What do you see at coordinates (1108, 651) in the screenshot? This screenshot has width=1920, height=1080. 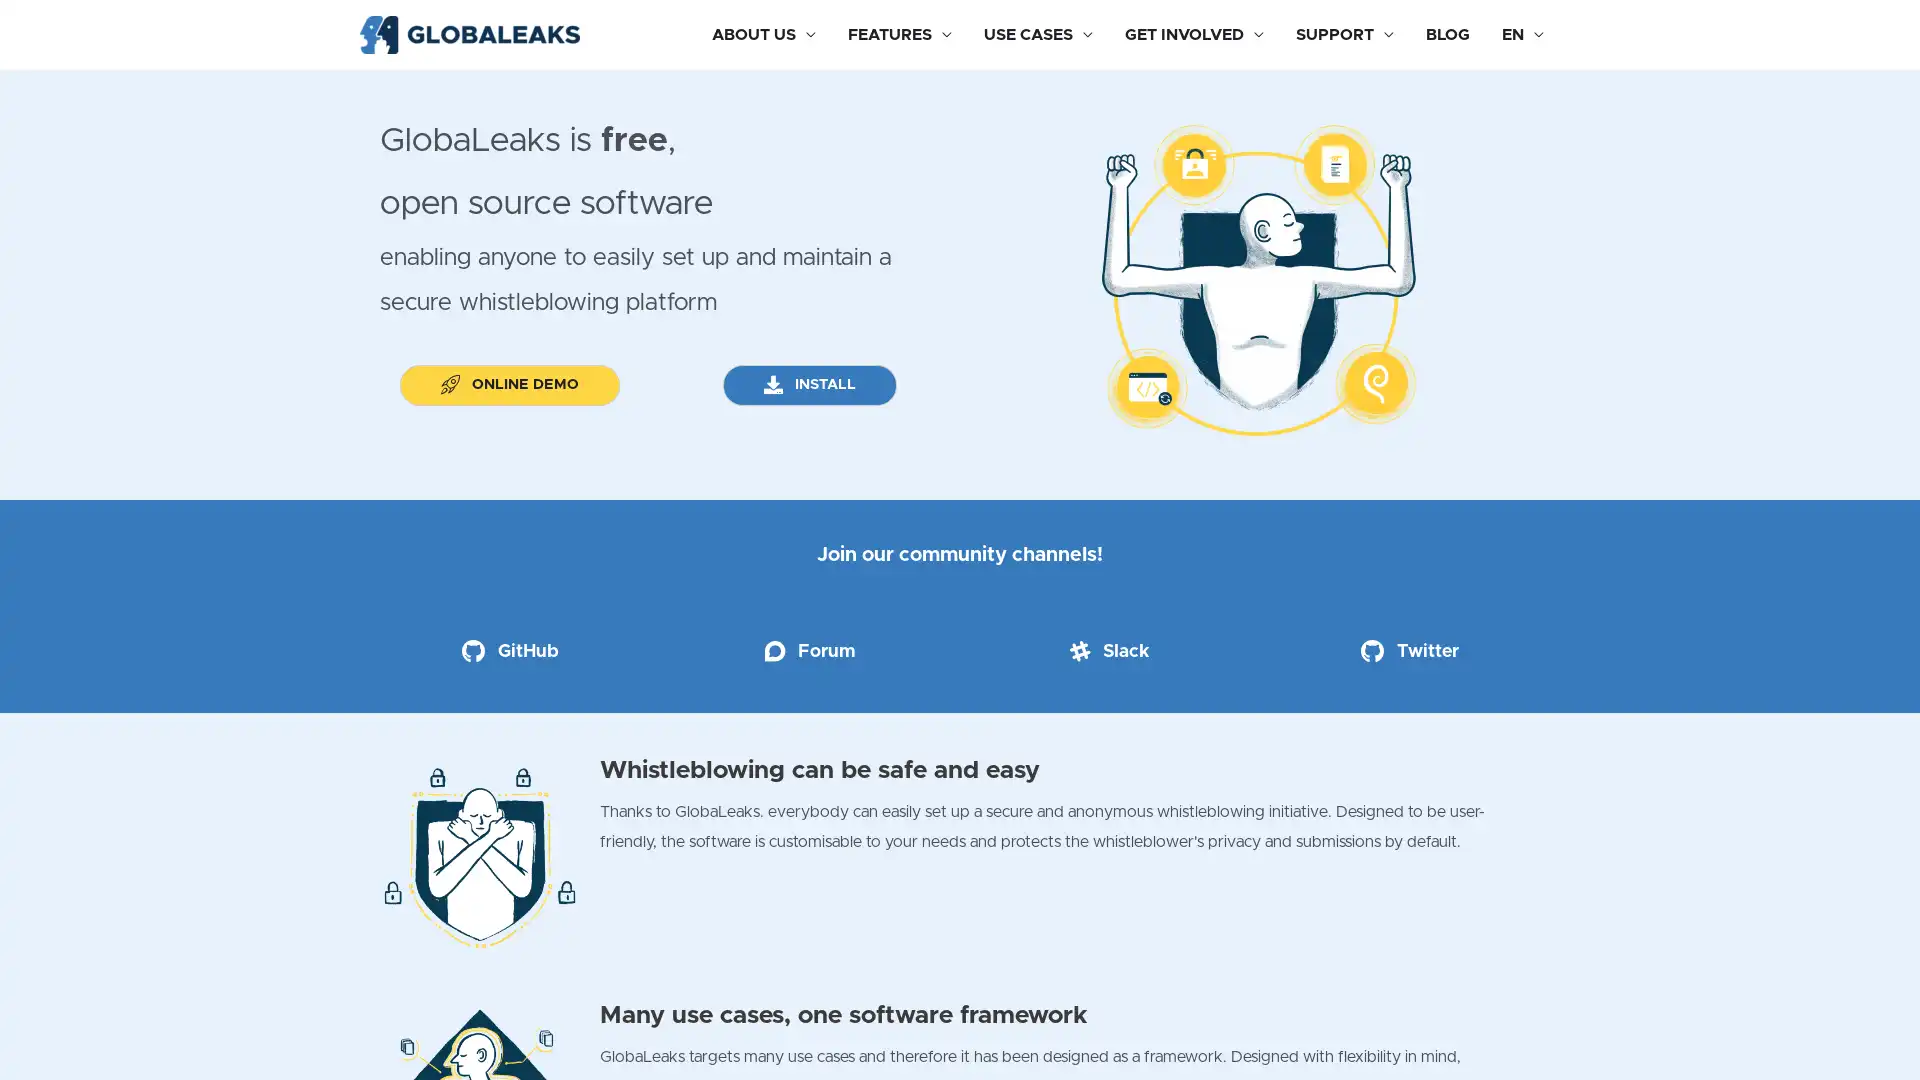 I see `Slack` at bounding box center [1108, 651].